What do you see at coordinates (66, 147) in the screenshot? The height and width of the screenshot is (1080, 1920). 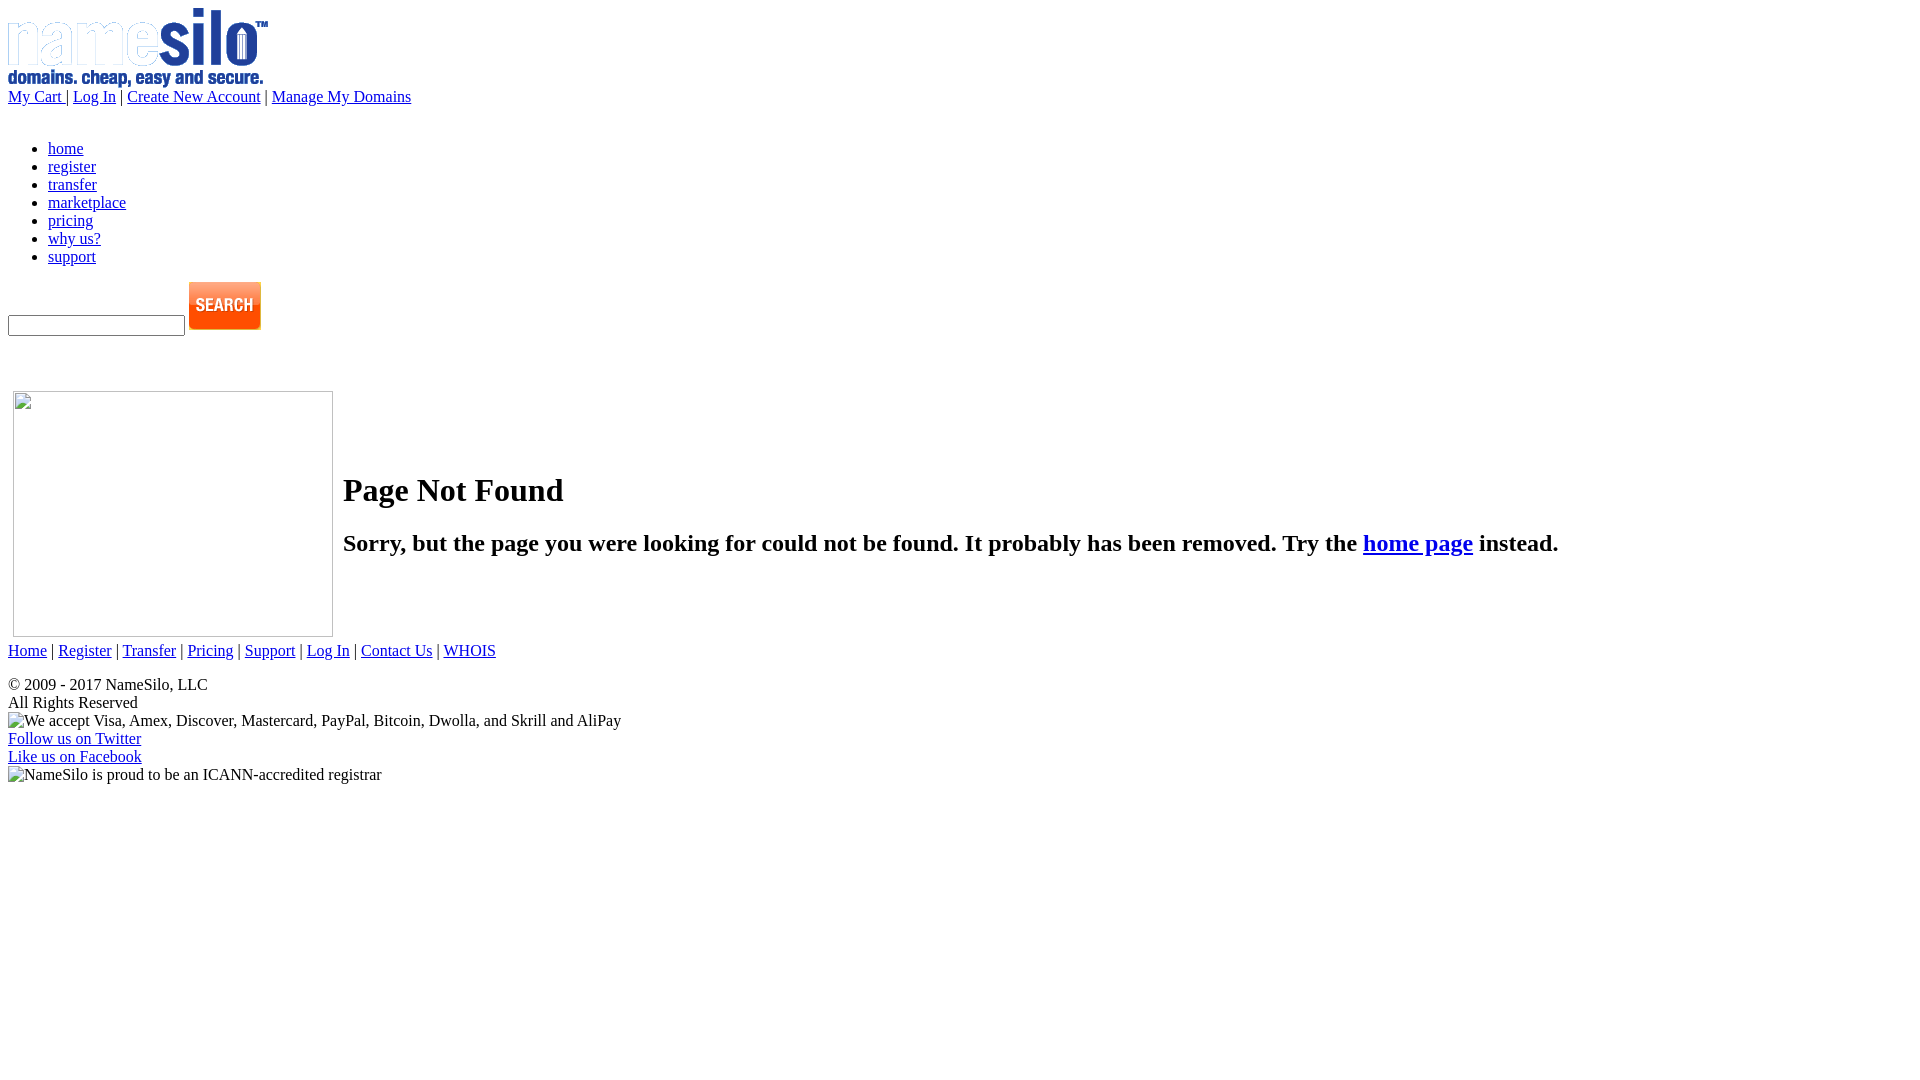 I see `'home'` at bounding box center [66, 147].